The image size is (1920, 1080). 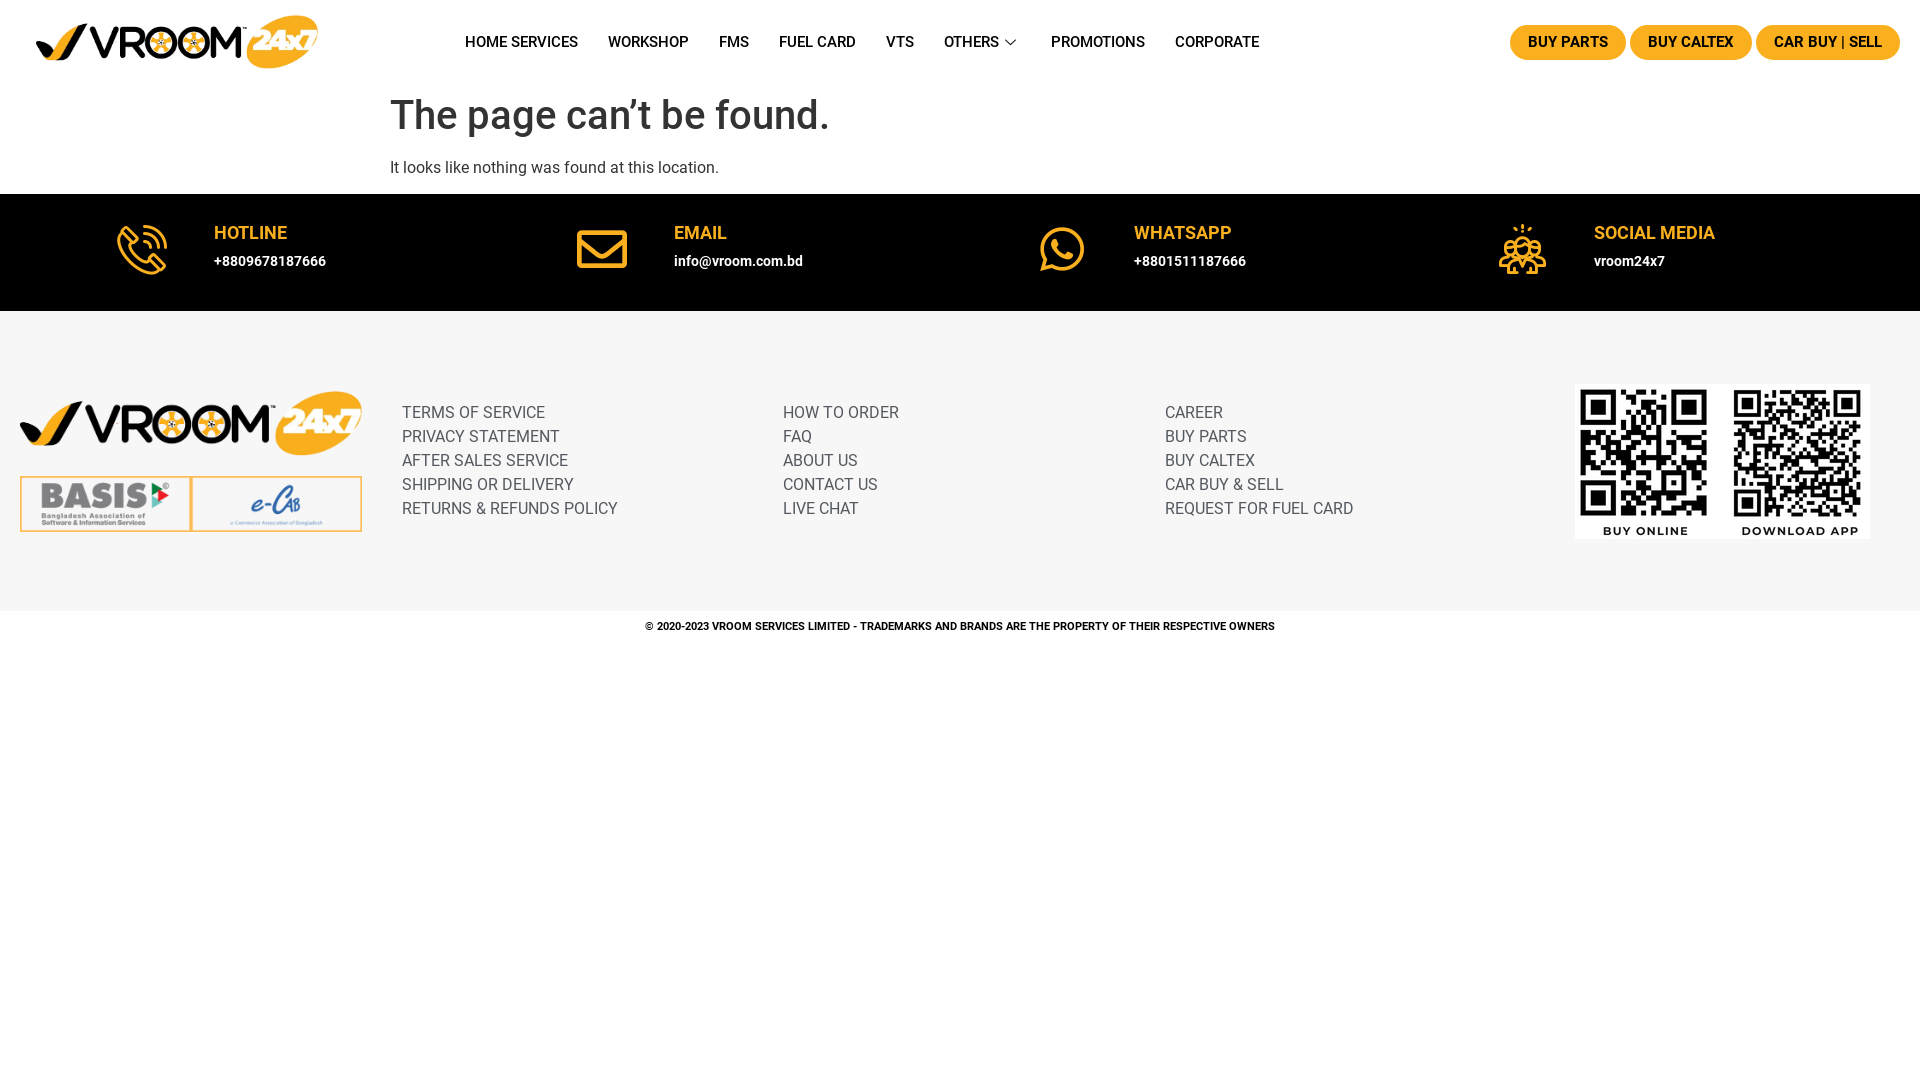 I want to click on 'HOW TO ORDER', so click(x=781, y=411).